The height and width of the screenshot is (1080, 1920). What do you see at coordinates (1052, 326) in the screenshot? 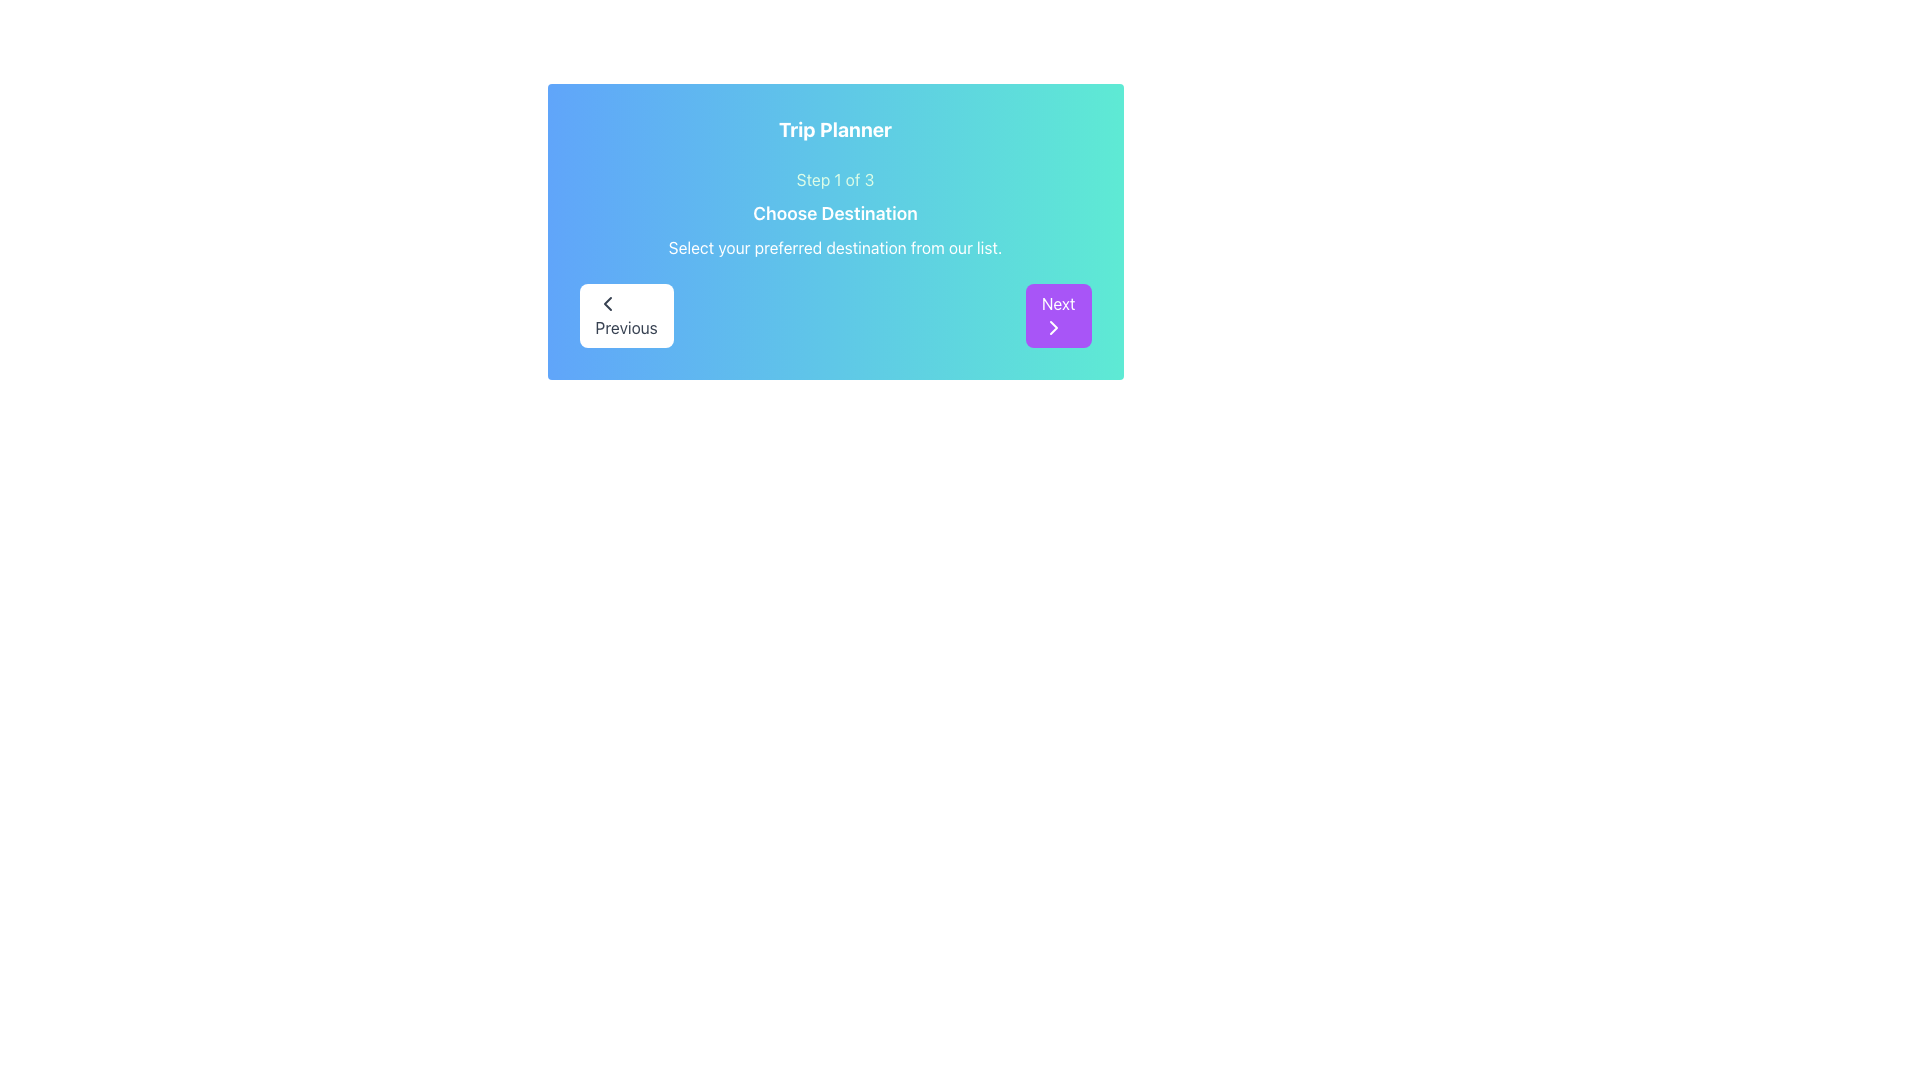
I see `the chevron pointing right icon located on the right side of the 'Next' button in the bottom-right corner of the interface's central card` at bounding box center [1052, 326].